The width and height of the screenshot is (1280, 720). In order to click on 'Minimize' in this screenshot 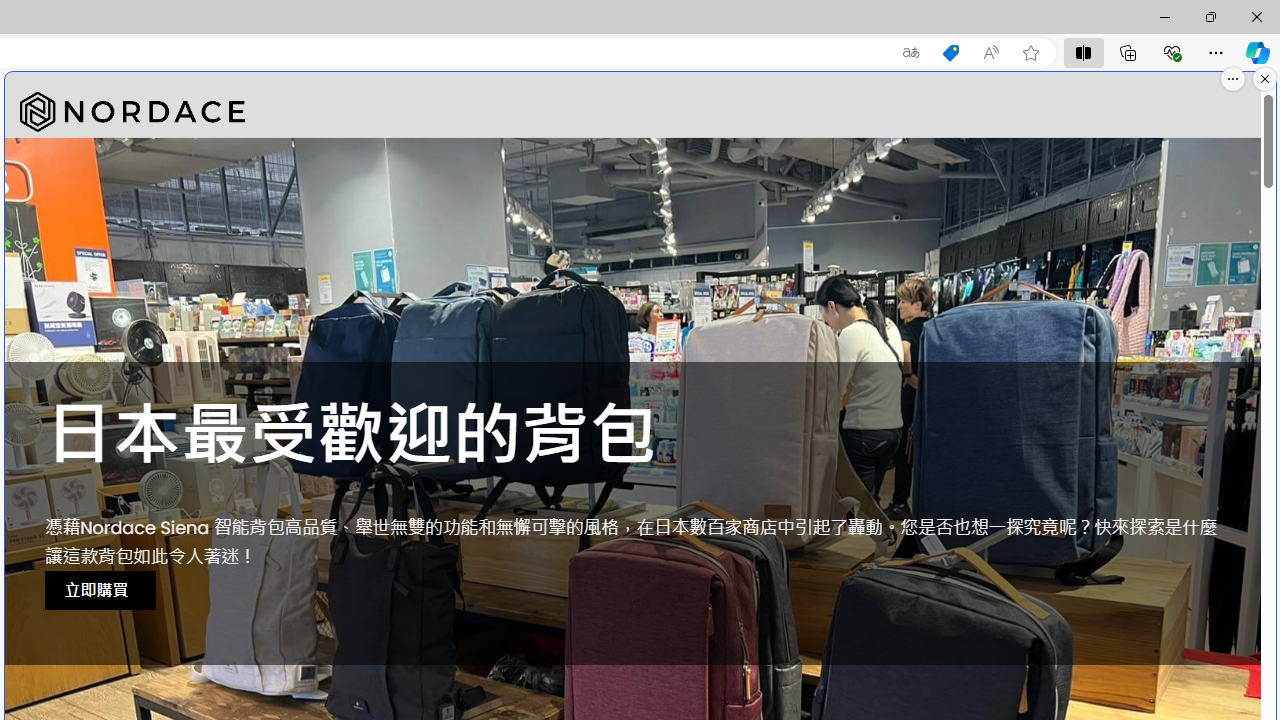, I will do `click(1164, 16)`.